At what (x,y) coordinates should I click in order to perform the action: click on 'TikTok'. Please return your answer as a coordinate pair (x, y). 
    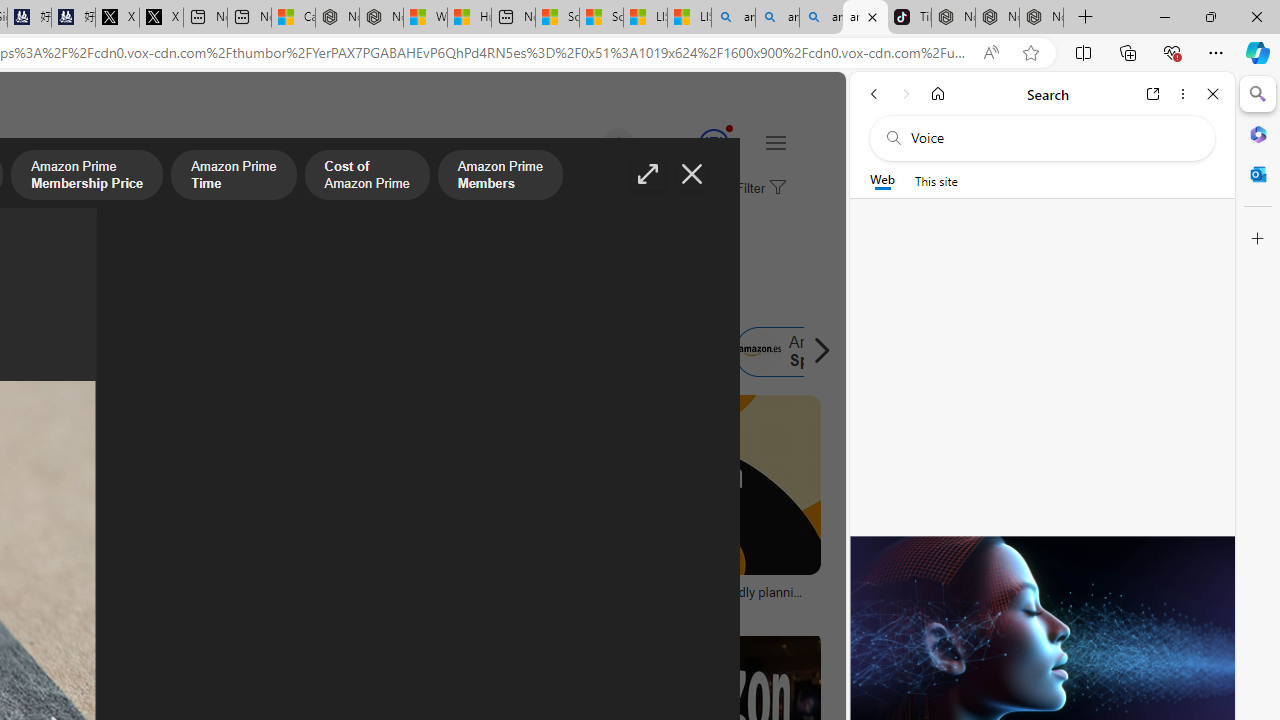
    Looking at the image, I should click on (908, 17).